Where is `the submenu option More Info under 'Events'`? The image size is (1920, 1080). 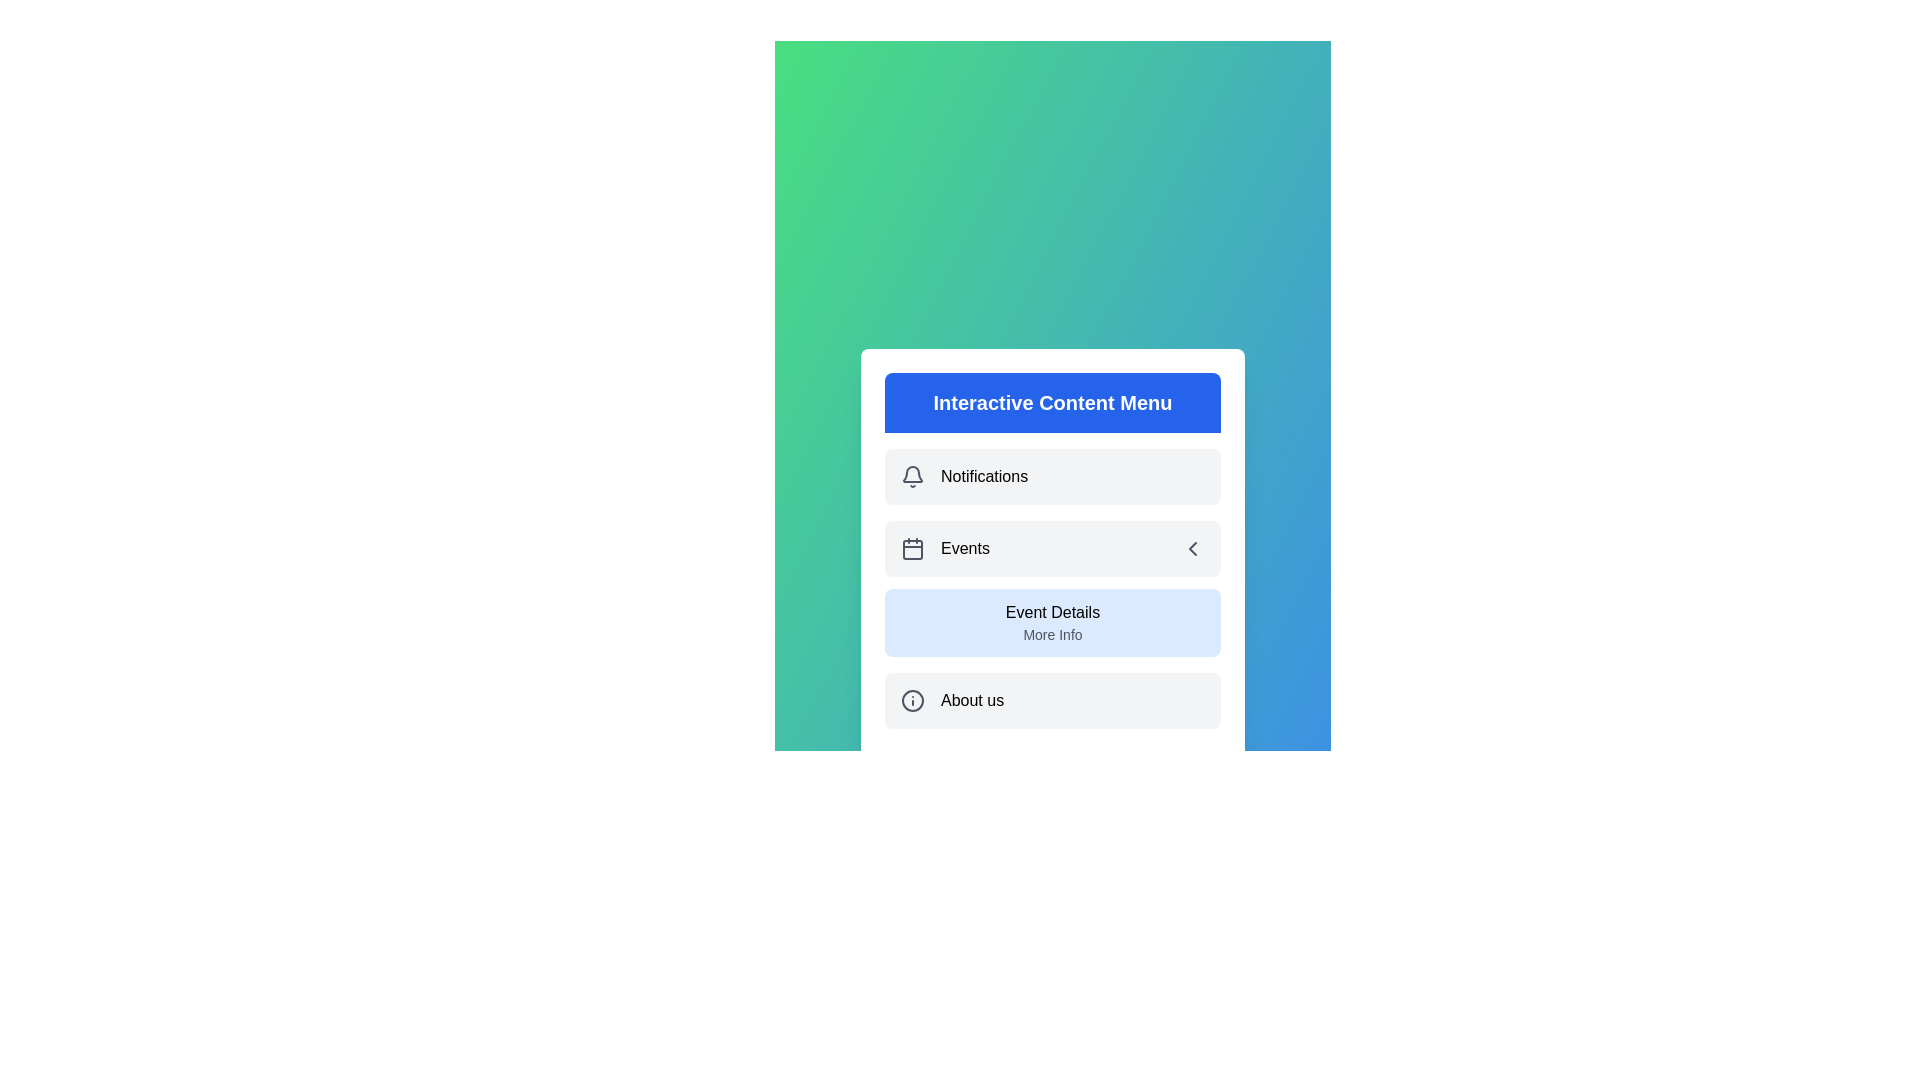 the submenu option More Info under 'Events' is located at coordinates (1051, 635).